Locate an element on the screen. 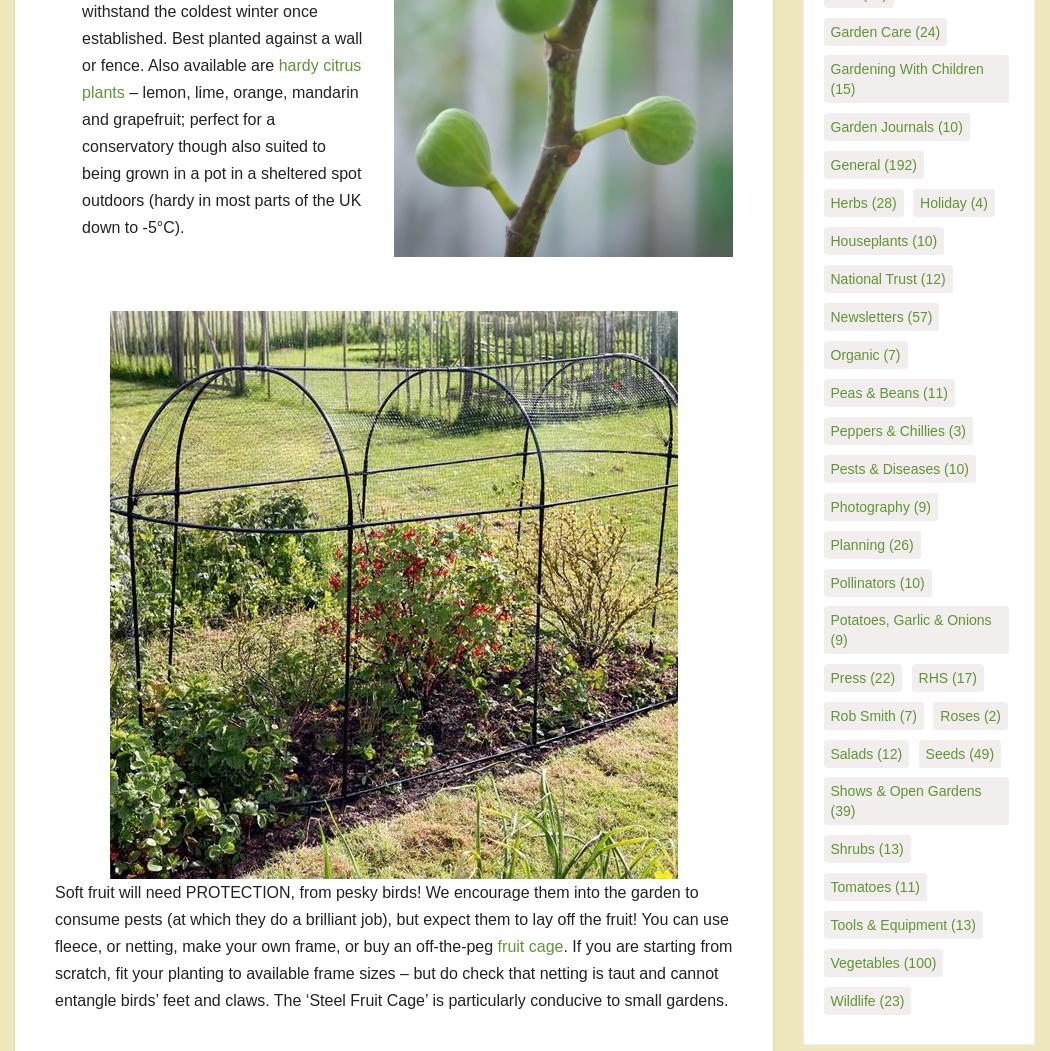 The width and height of the screenshot is (1050, 1051). '(24)' is located at coordinates (925, 31).